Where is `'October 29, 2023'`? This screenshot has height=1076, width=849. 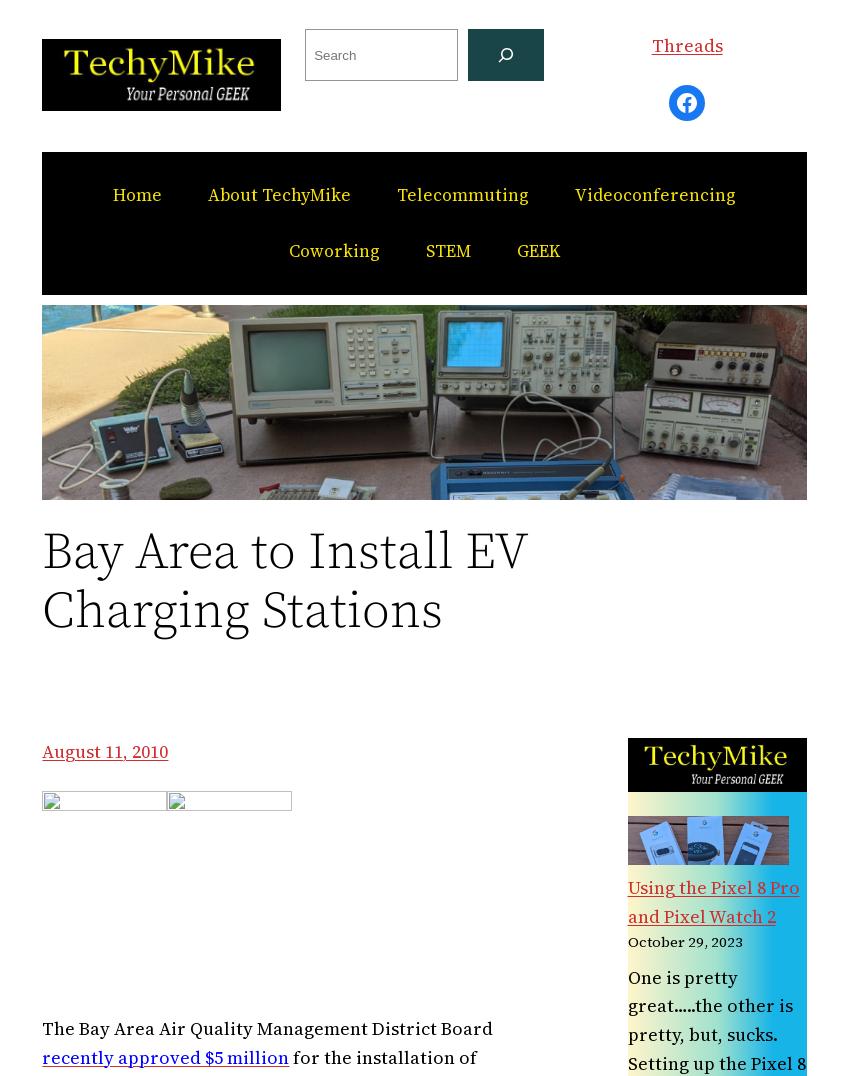 'October 29, 2023' is located at coordinates (626, 942).